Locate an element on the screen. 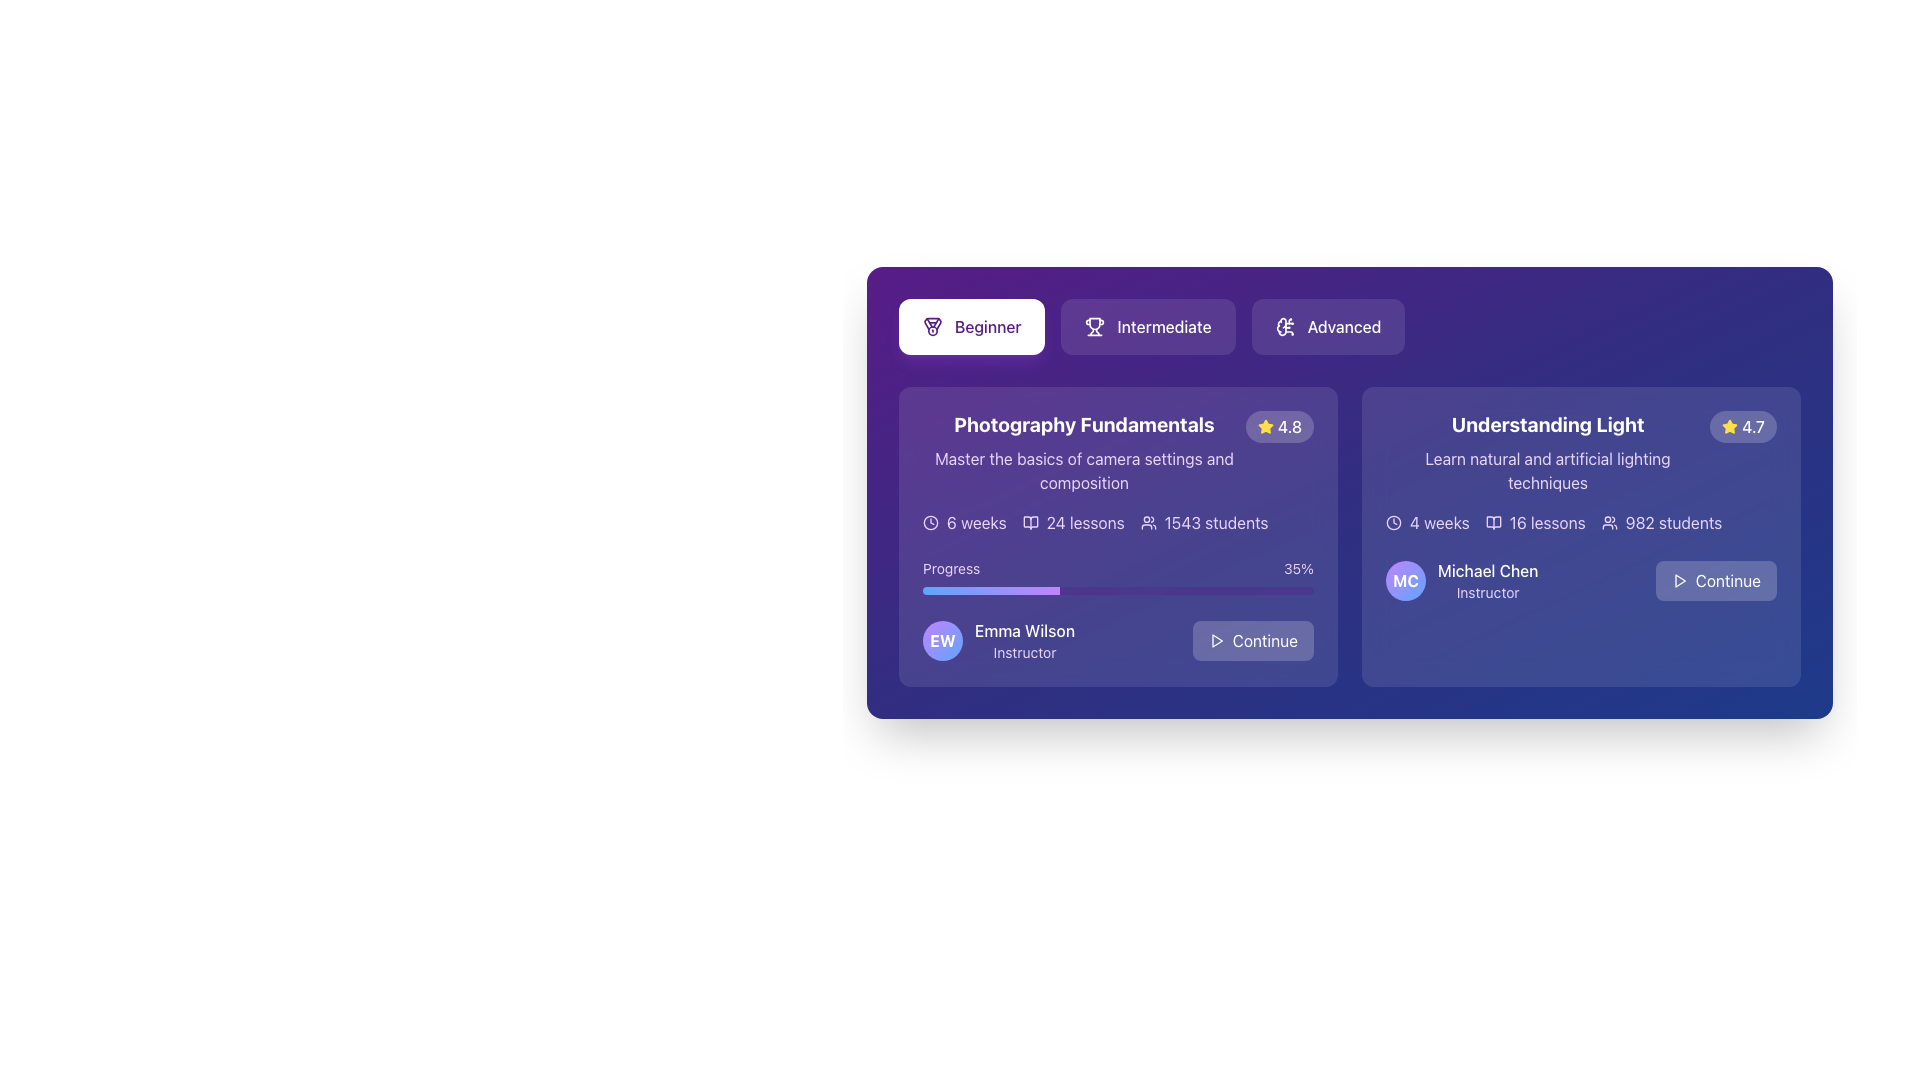 The width and height of the screenshot is (1920, 1080). the informational text element that displays the number of students enrolled in the course, which is the rightmost segment among three horizontally aligned items in the course details card is located at coordinates (1661, 522).